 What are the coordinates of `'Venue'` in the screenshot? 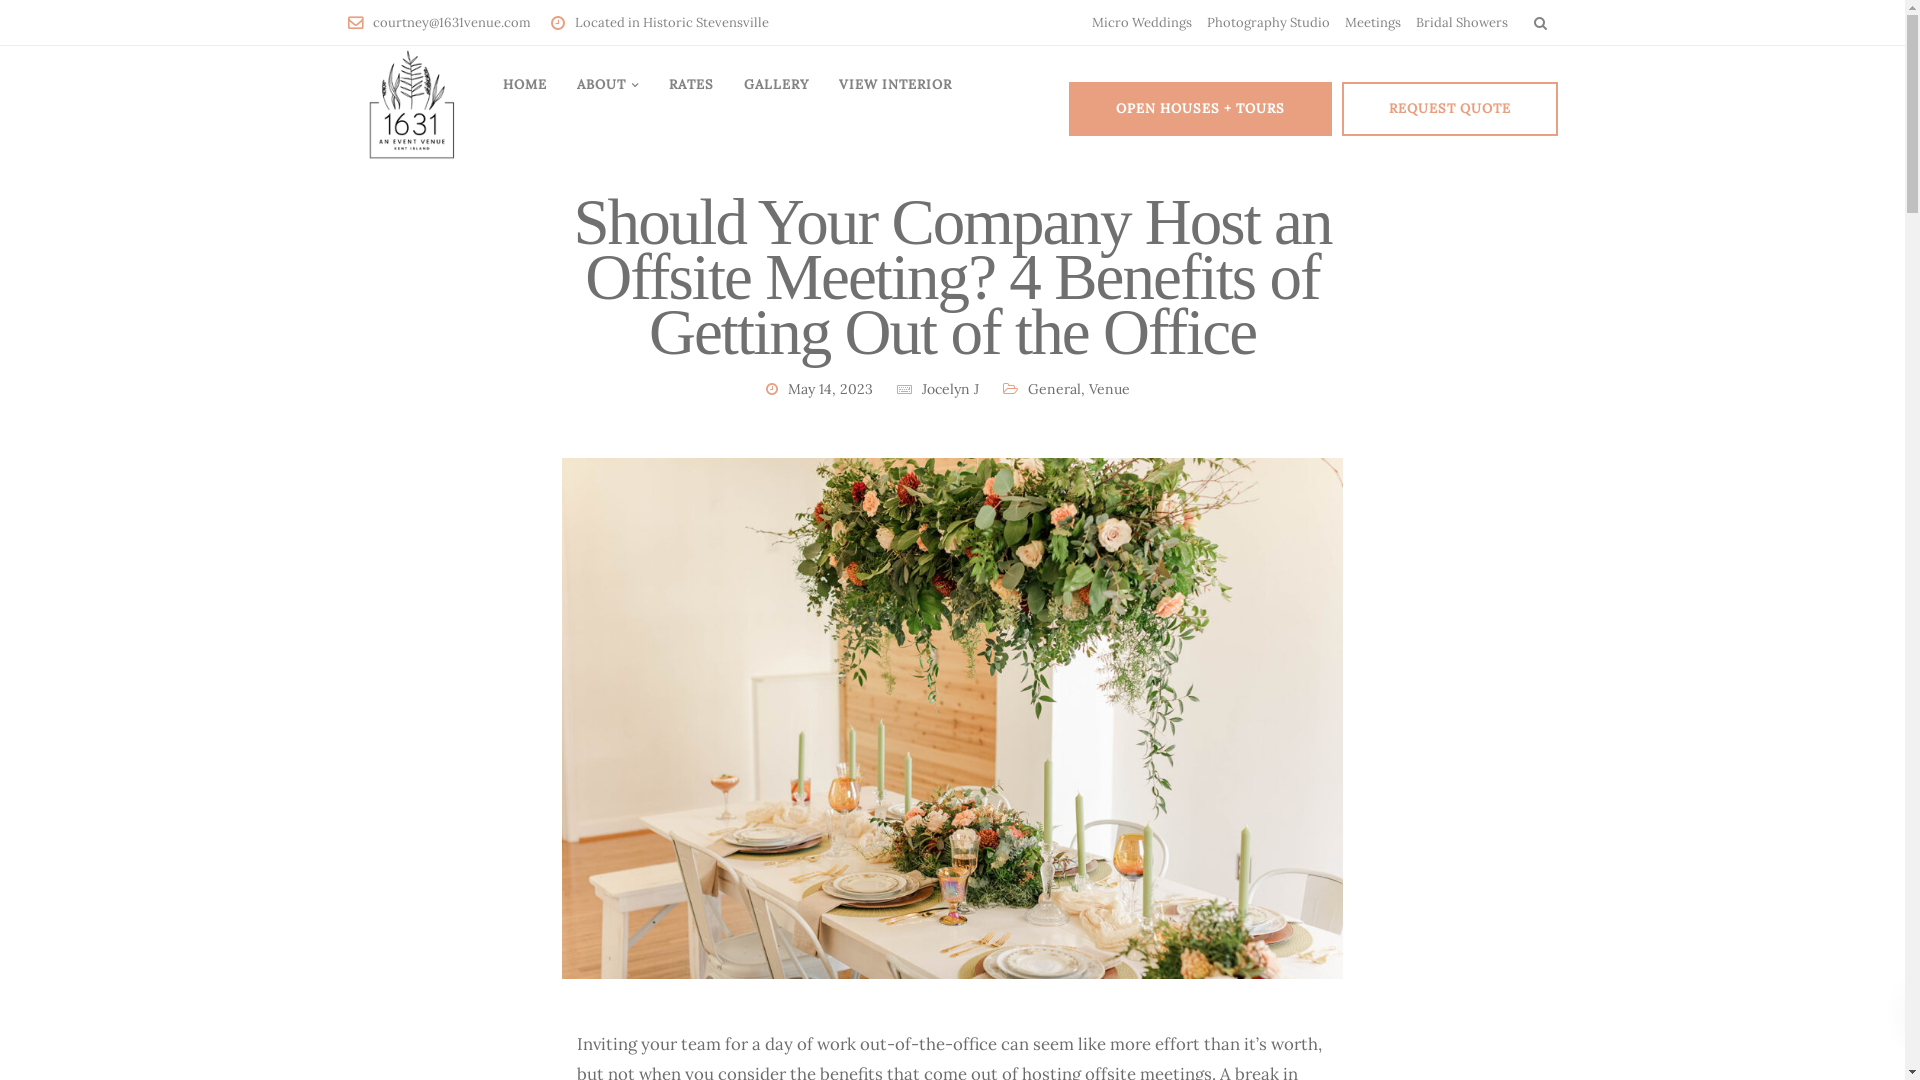 It's located at (1107, 389).